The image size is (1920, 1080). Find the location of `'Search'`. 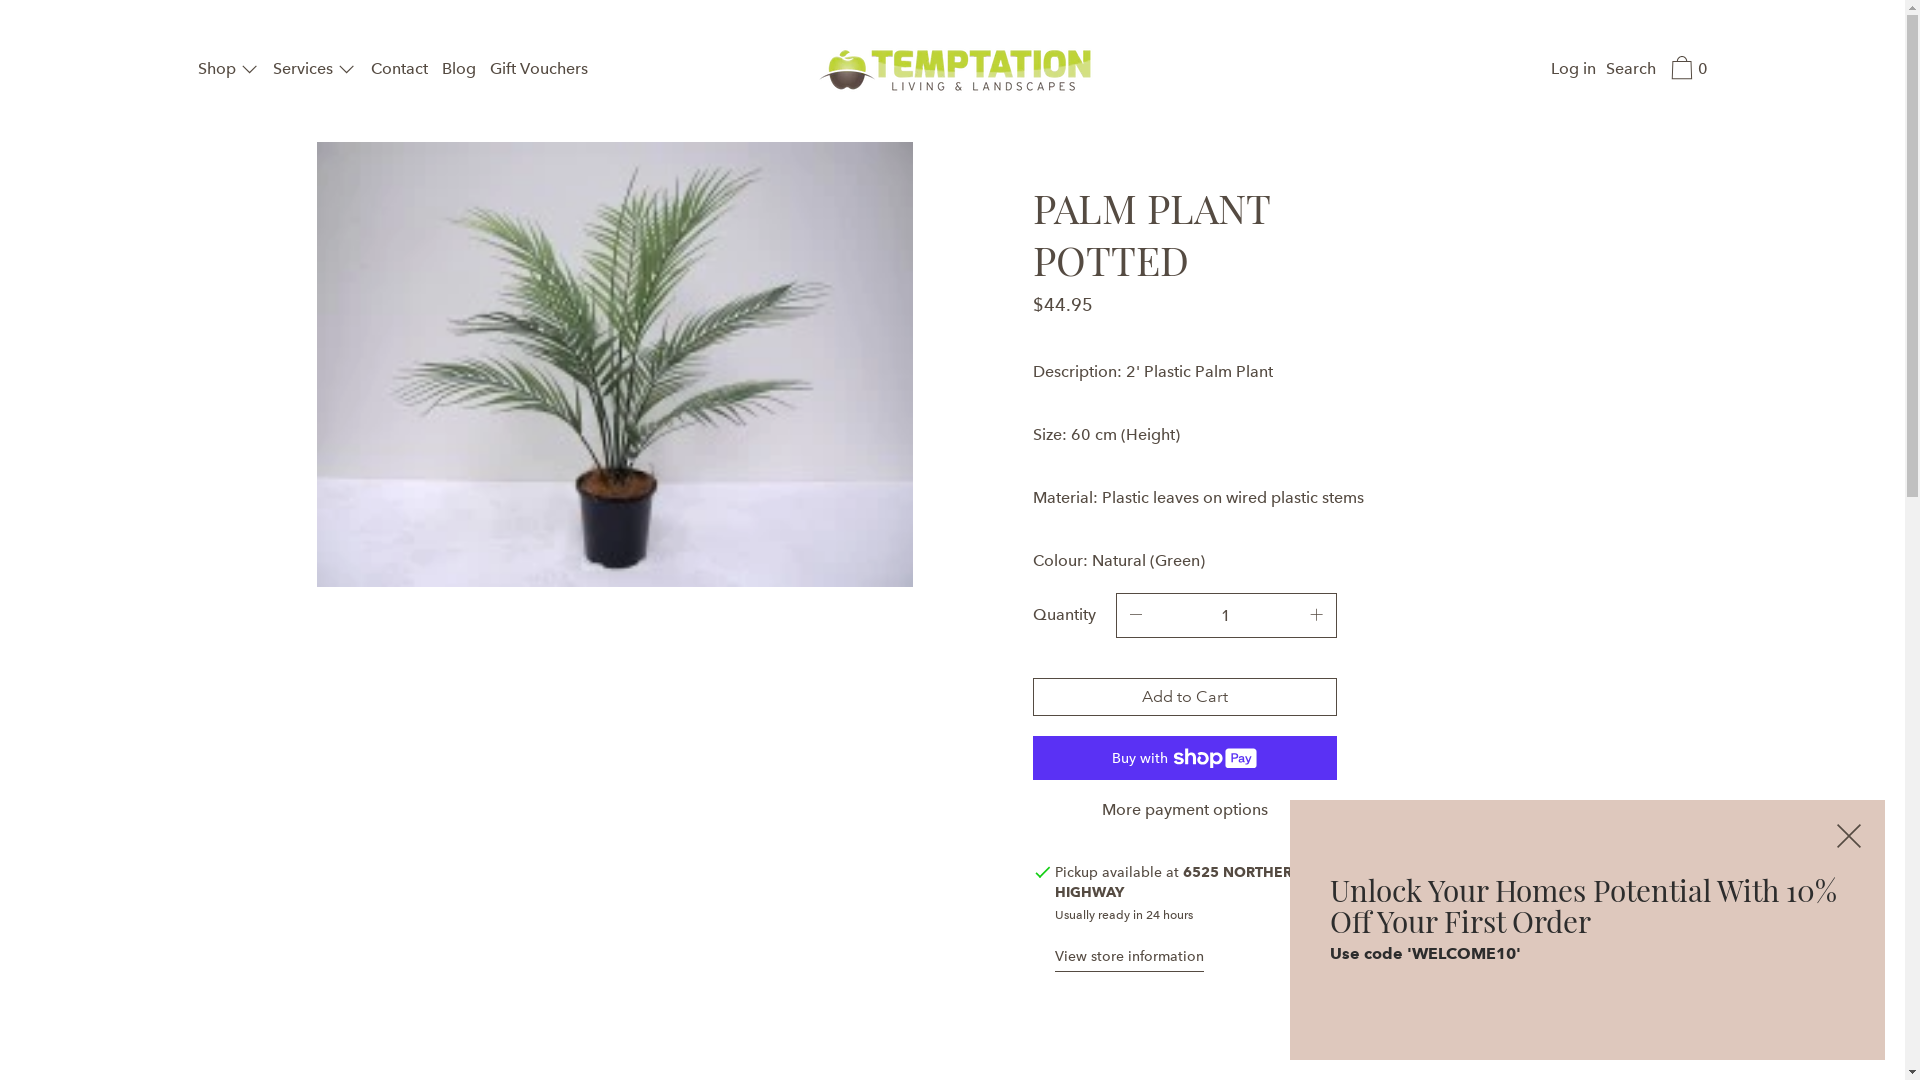

'Search' is located at coordinates (1631, 69).